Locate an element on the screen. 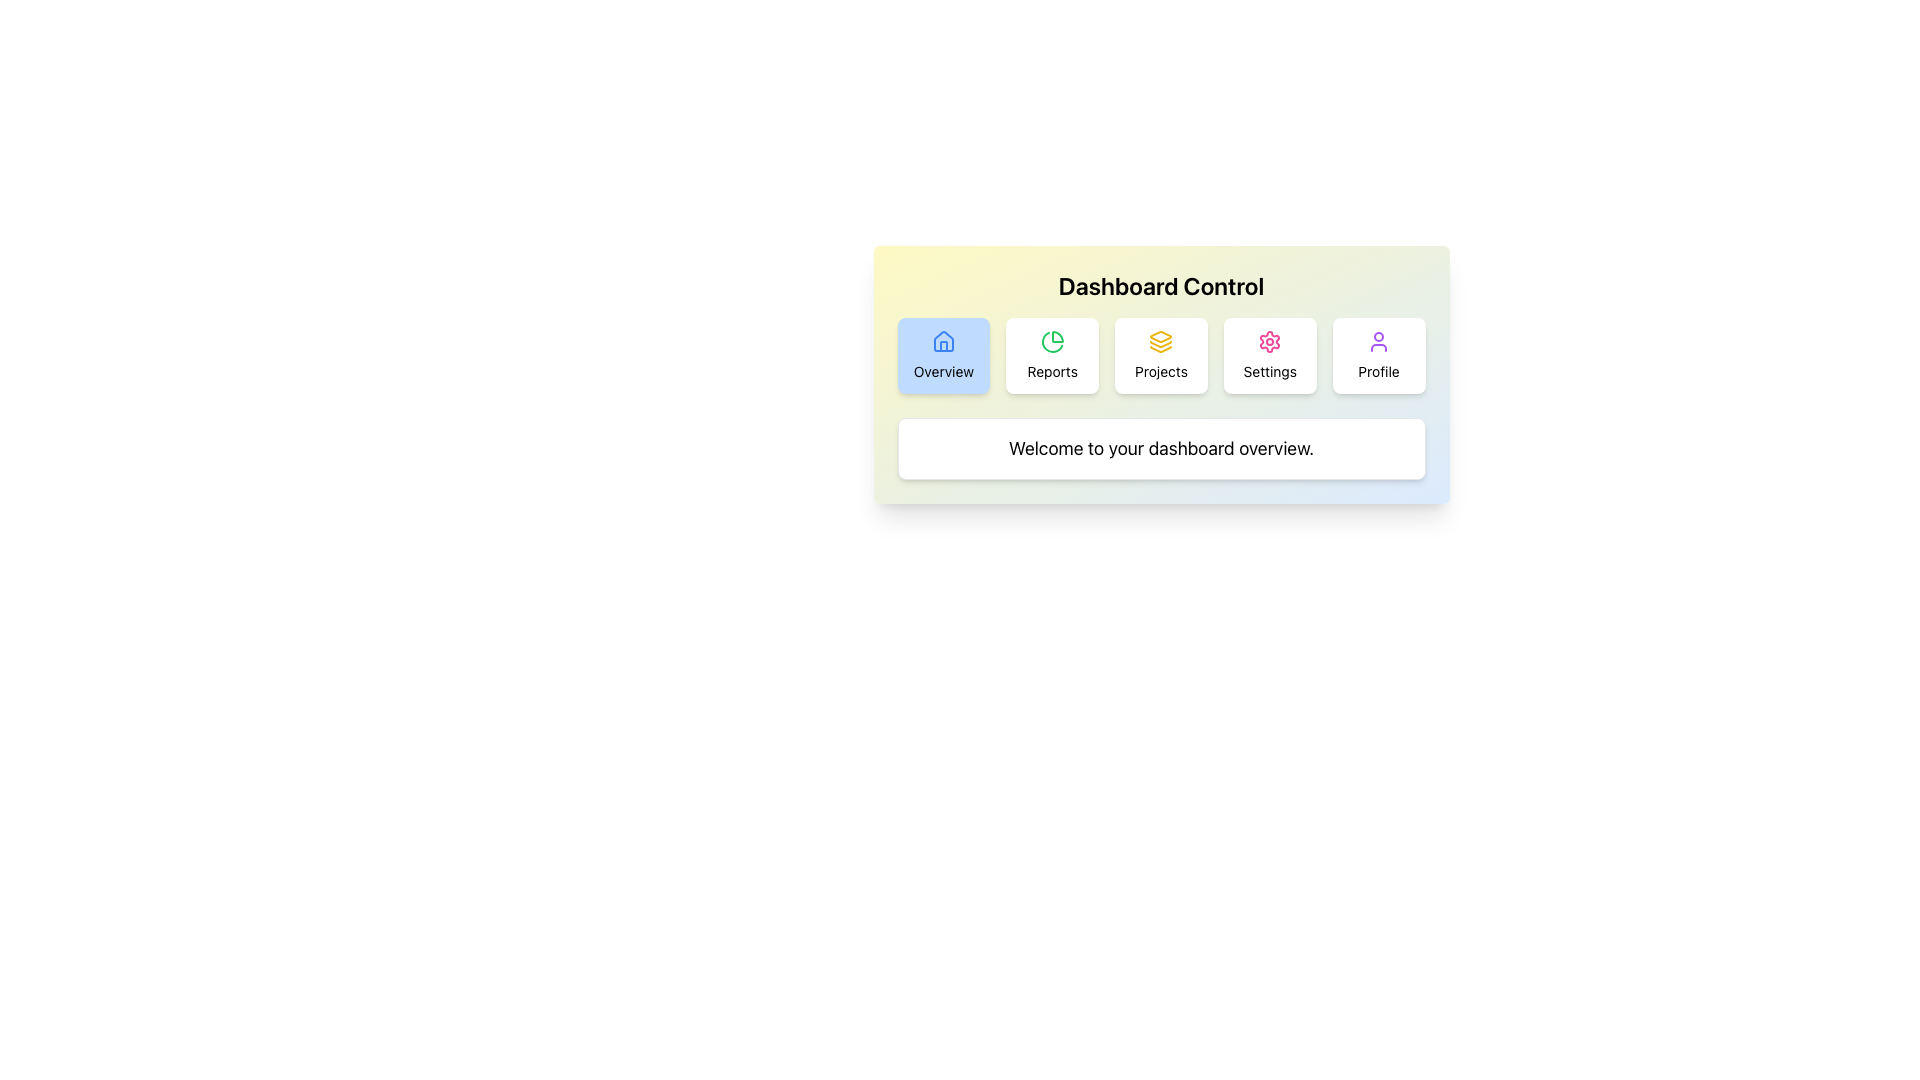 The image size is (1920, 1080). the 'Reports' icon in the navigation bar for keyboard interaction is located at coordinates (1051, 341).